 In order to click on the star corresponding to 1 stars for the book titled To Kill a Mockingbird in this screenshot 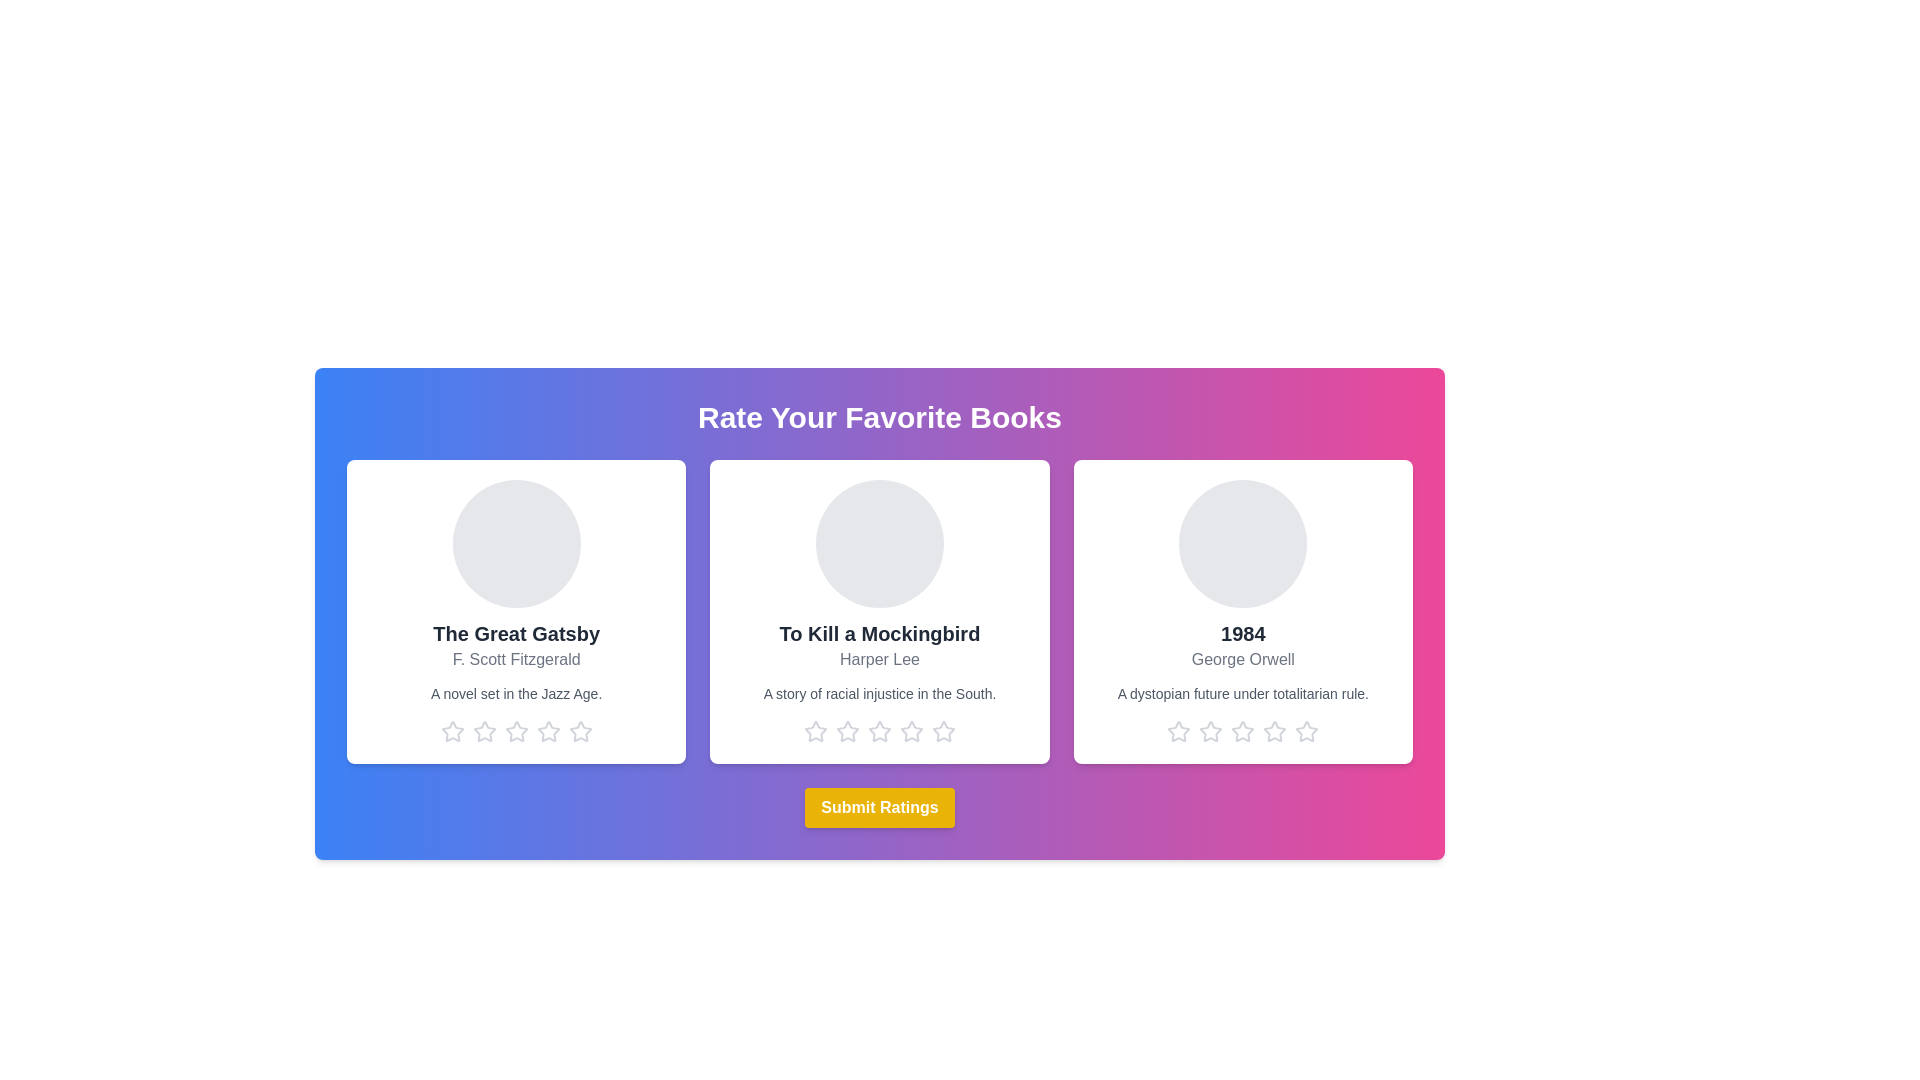, I will do `click(816, 732)`.